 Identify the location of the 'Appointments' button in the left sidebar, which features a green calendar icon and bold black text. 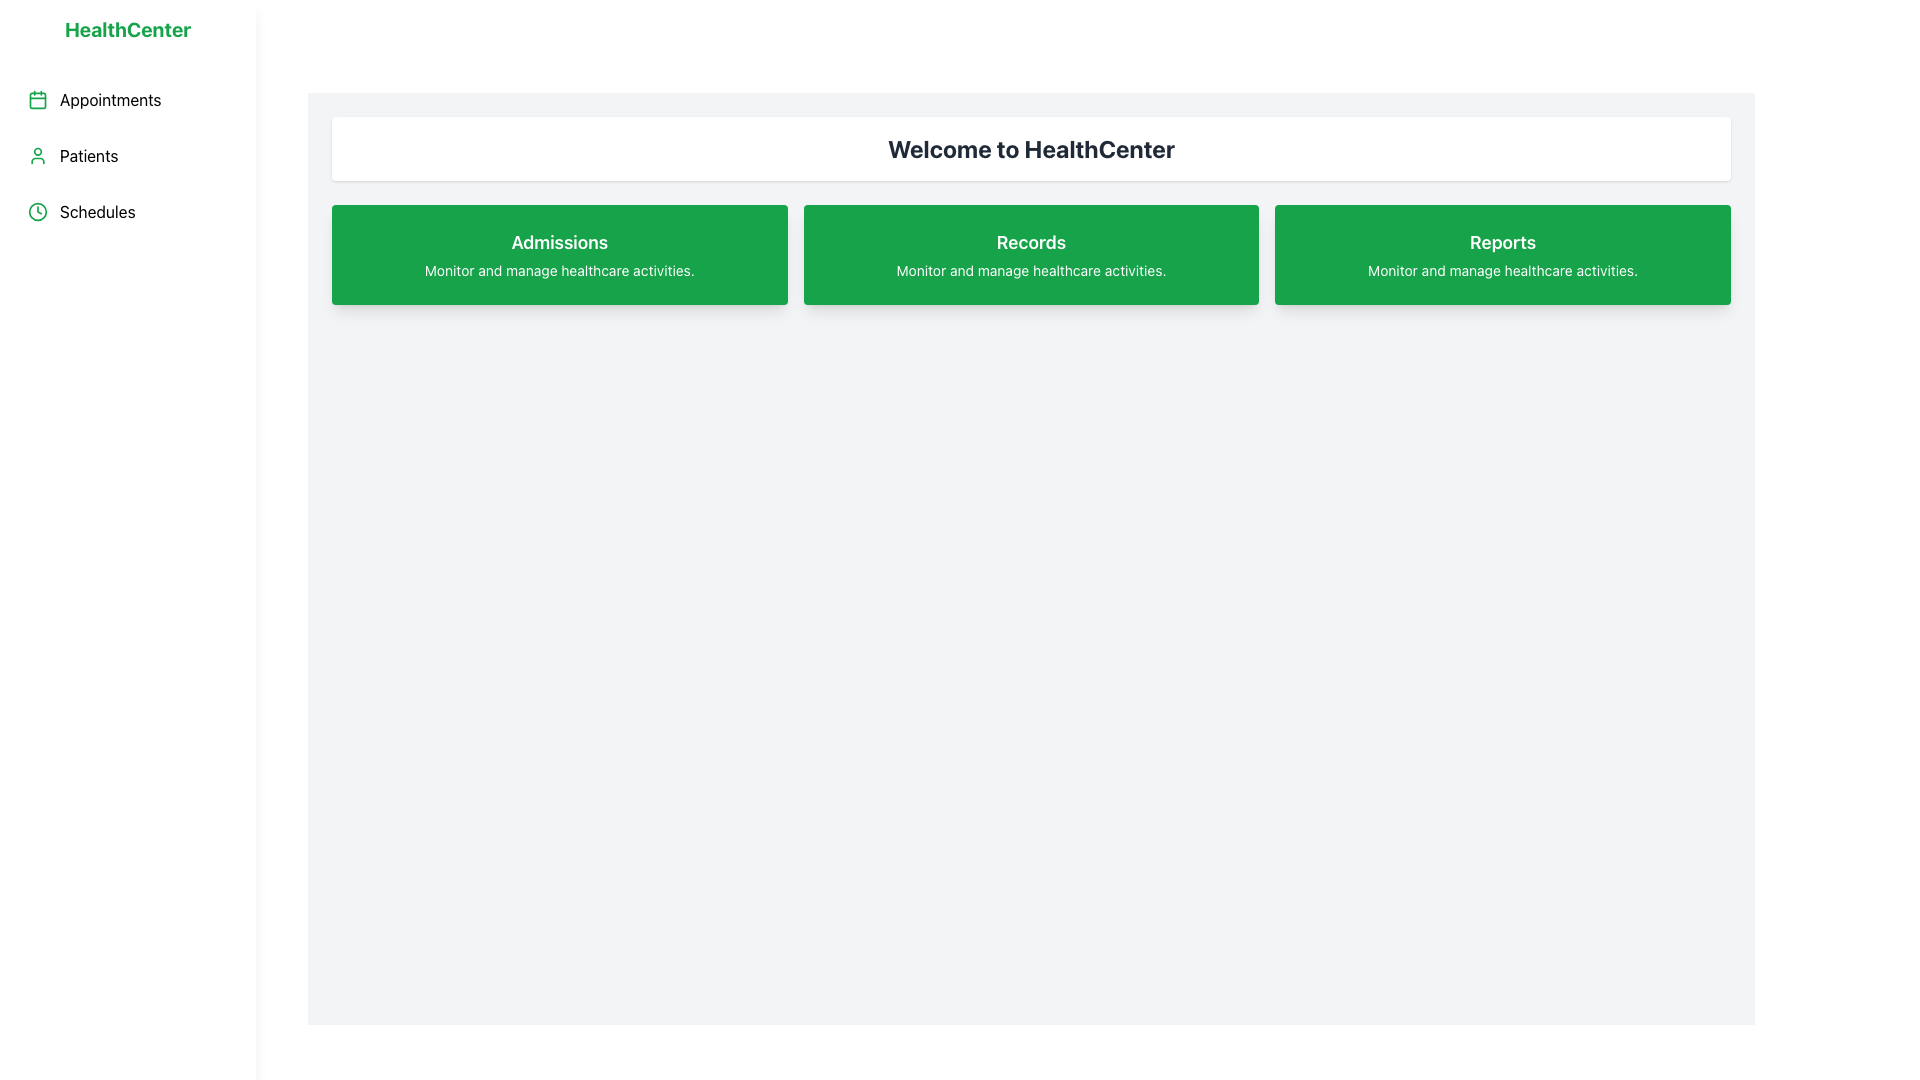
(127, 100).